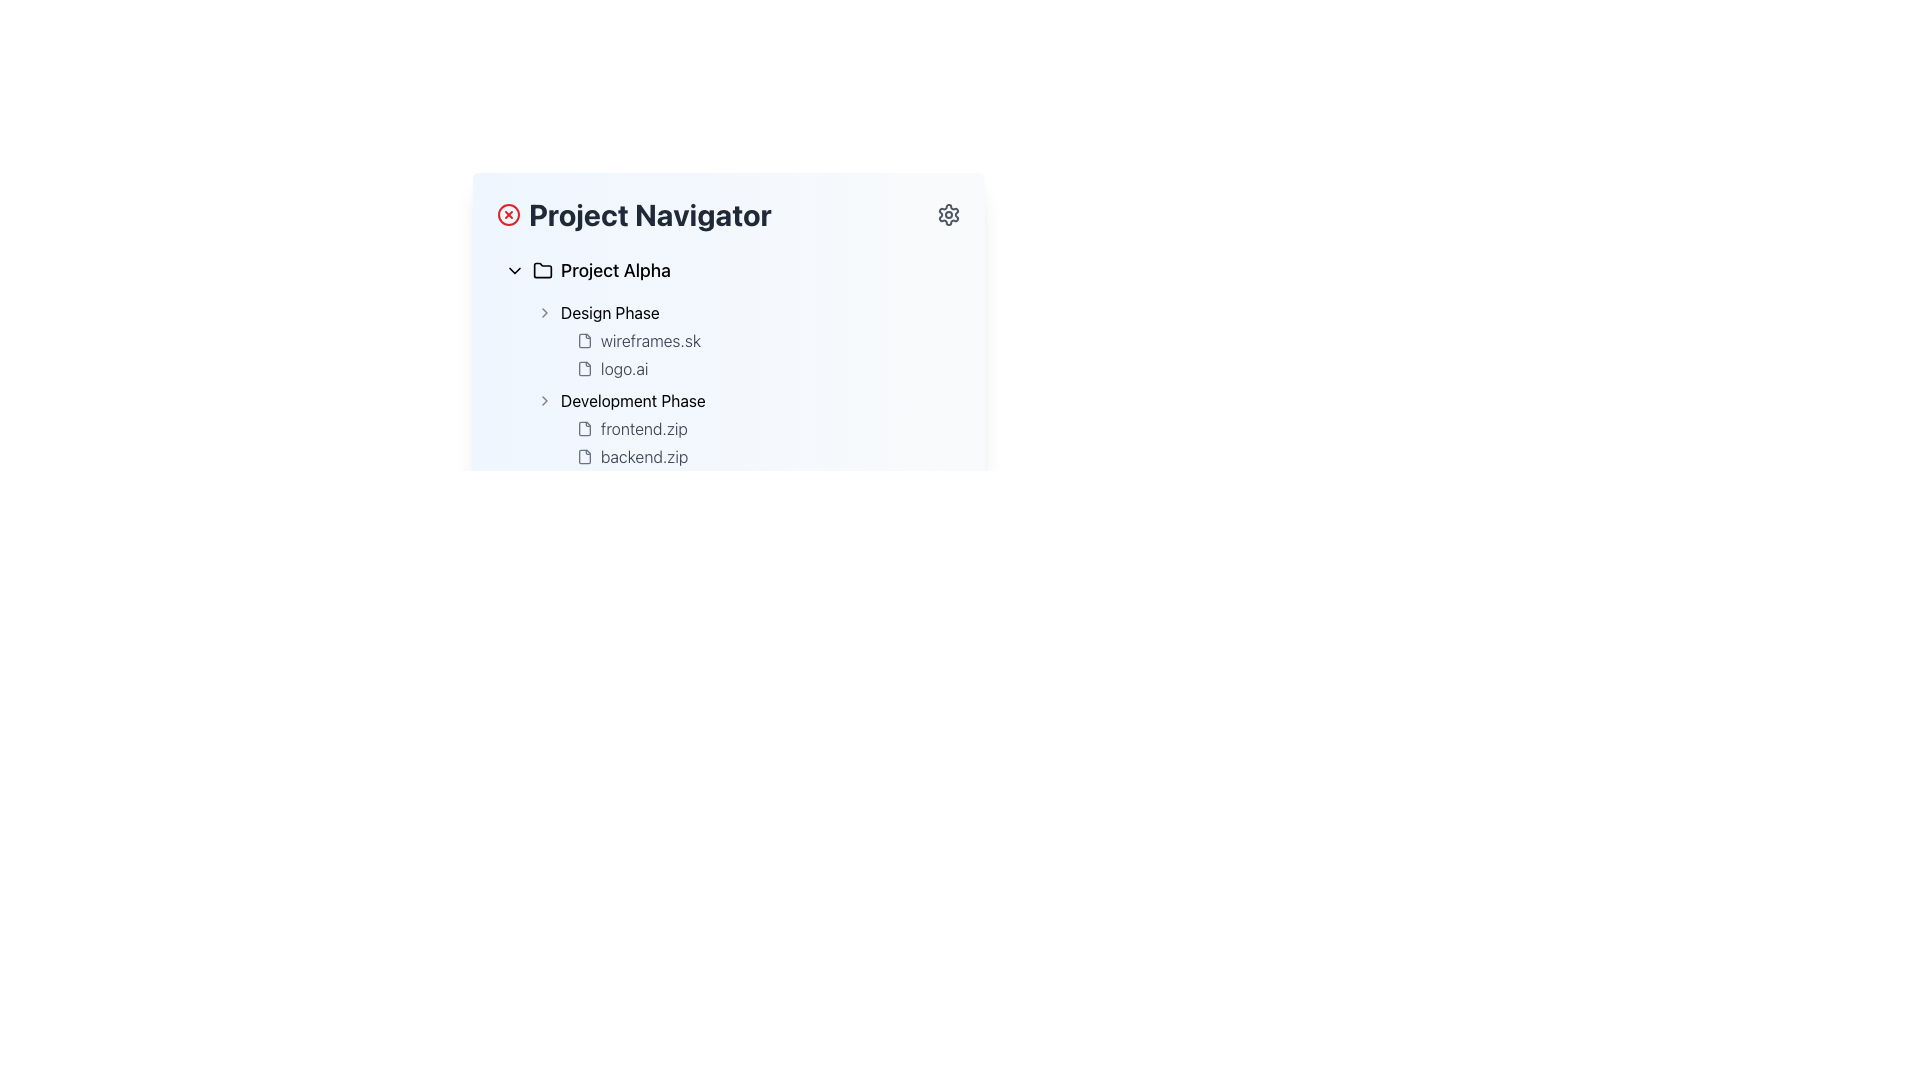 Image resolution: width=1920 pixels, height=1080 pixels. Describe the element at coordinates (614, 270) in the screenshot. I see `the text label displaying 'Project Alpha', which is a prominent title in the 'Project Navigator' section, aligned with a folder icon and dropdown indicator` at that location.